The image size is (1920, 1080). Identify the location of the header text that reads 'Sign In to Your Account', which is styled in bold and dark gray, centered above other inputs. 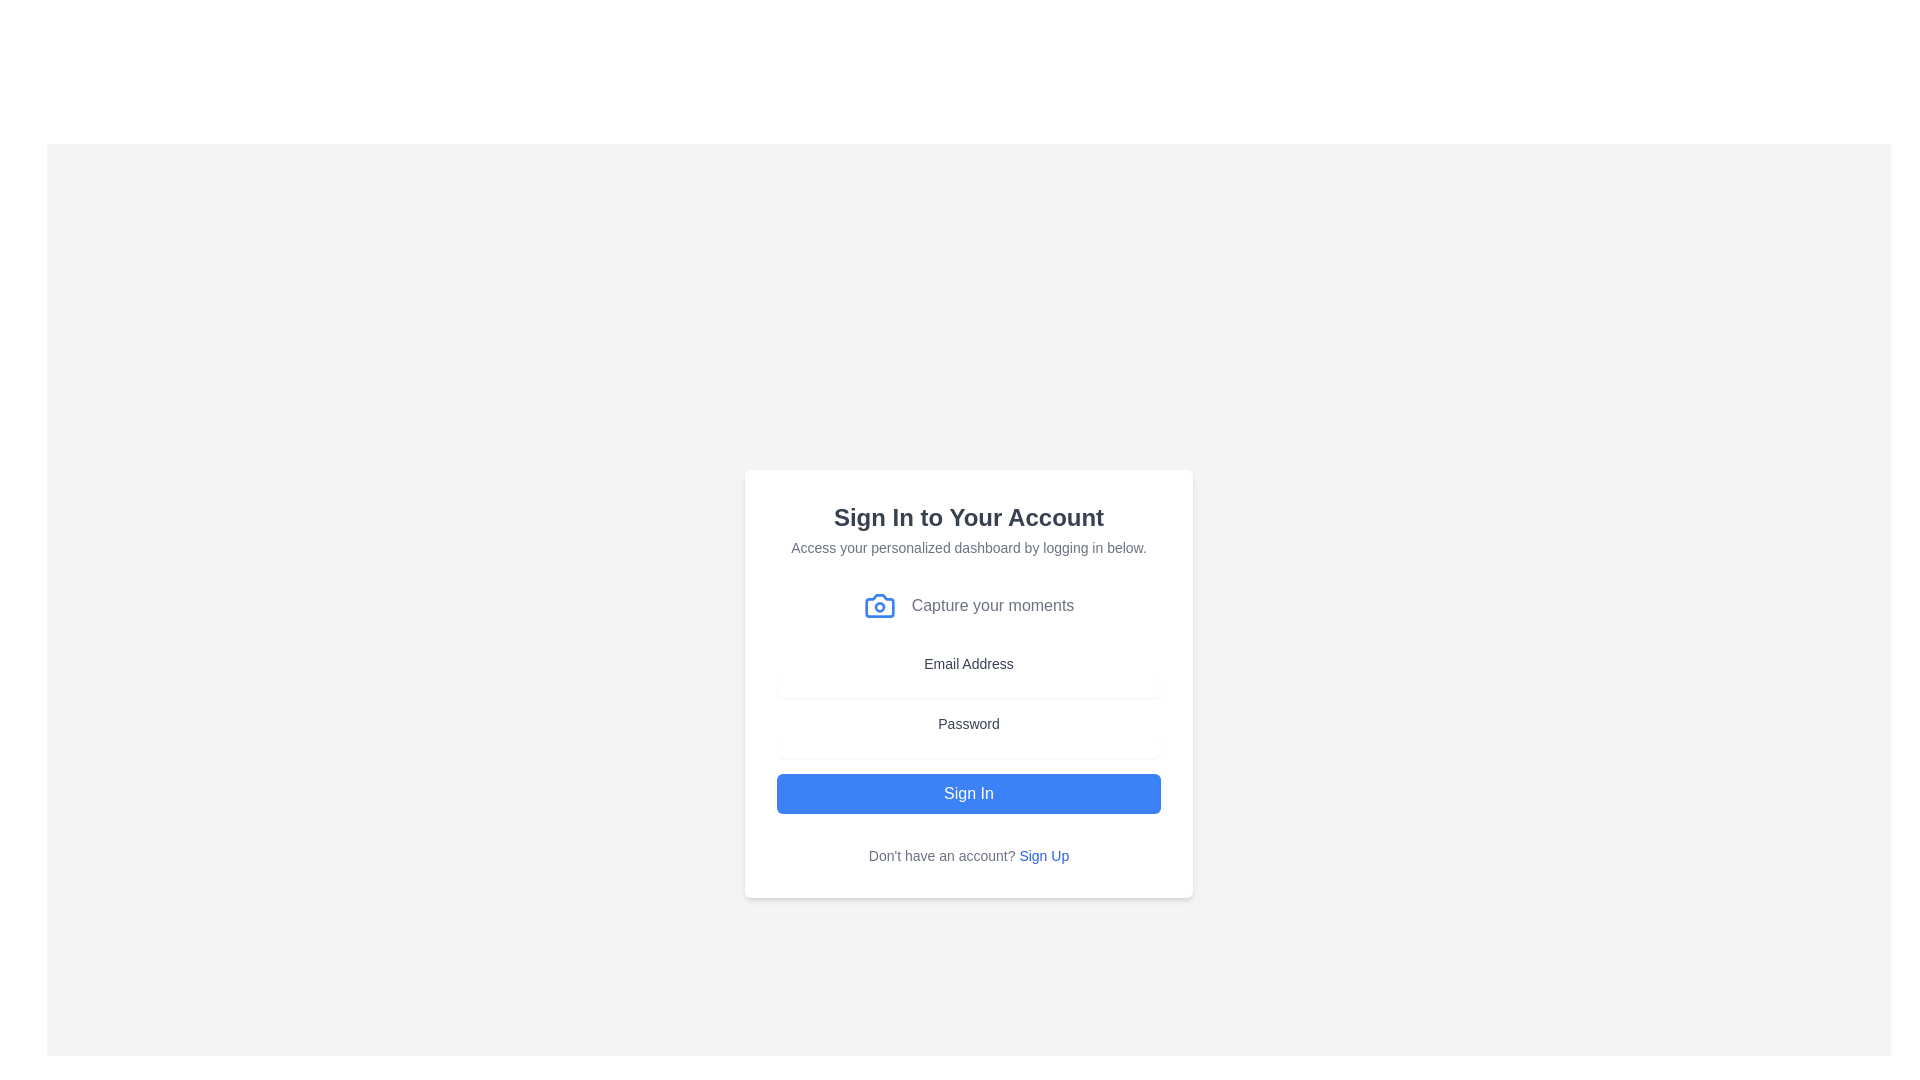
(969, 516).